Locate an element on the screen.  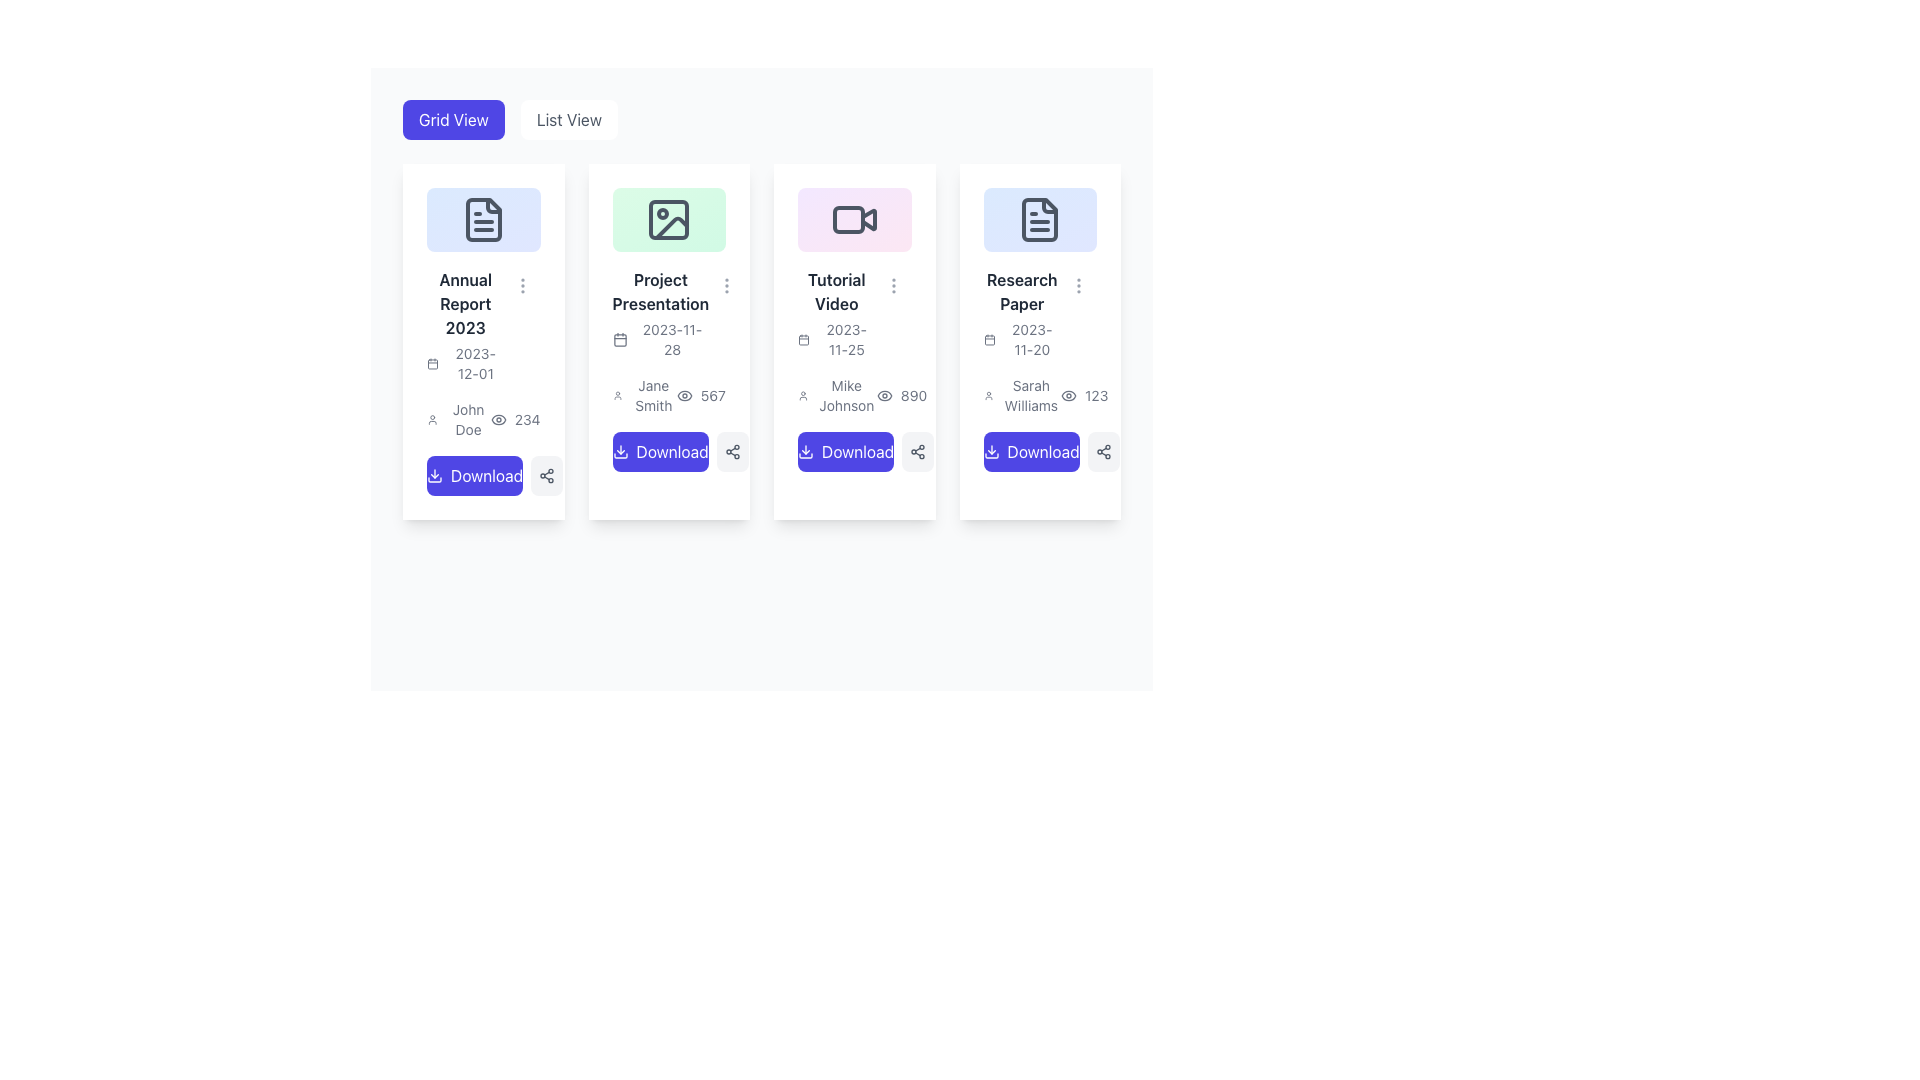
associated icons for the author 'Mike Johnson' and views '890' located centrally below the date in the 'Tutorial Video' card is located at coordinates (854, 395).